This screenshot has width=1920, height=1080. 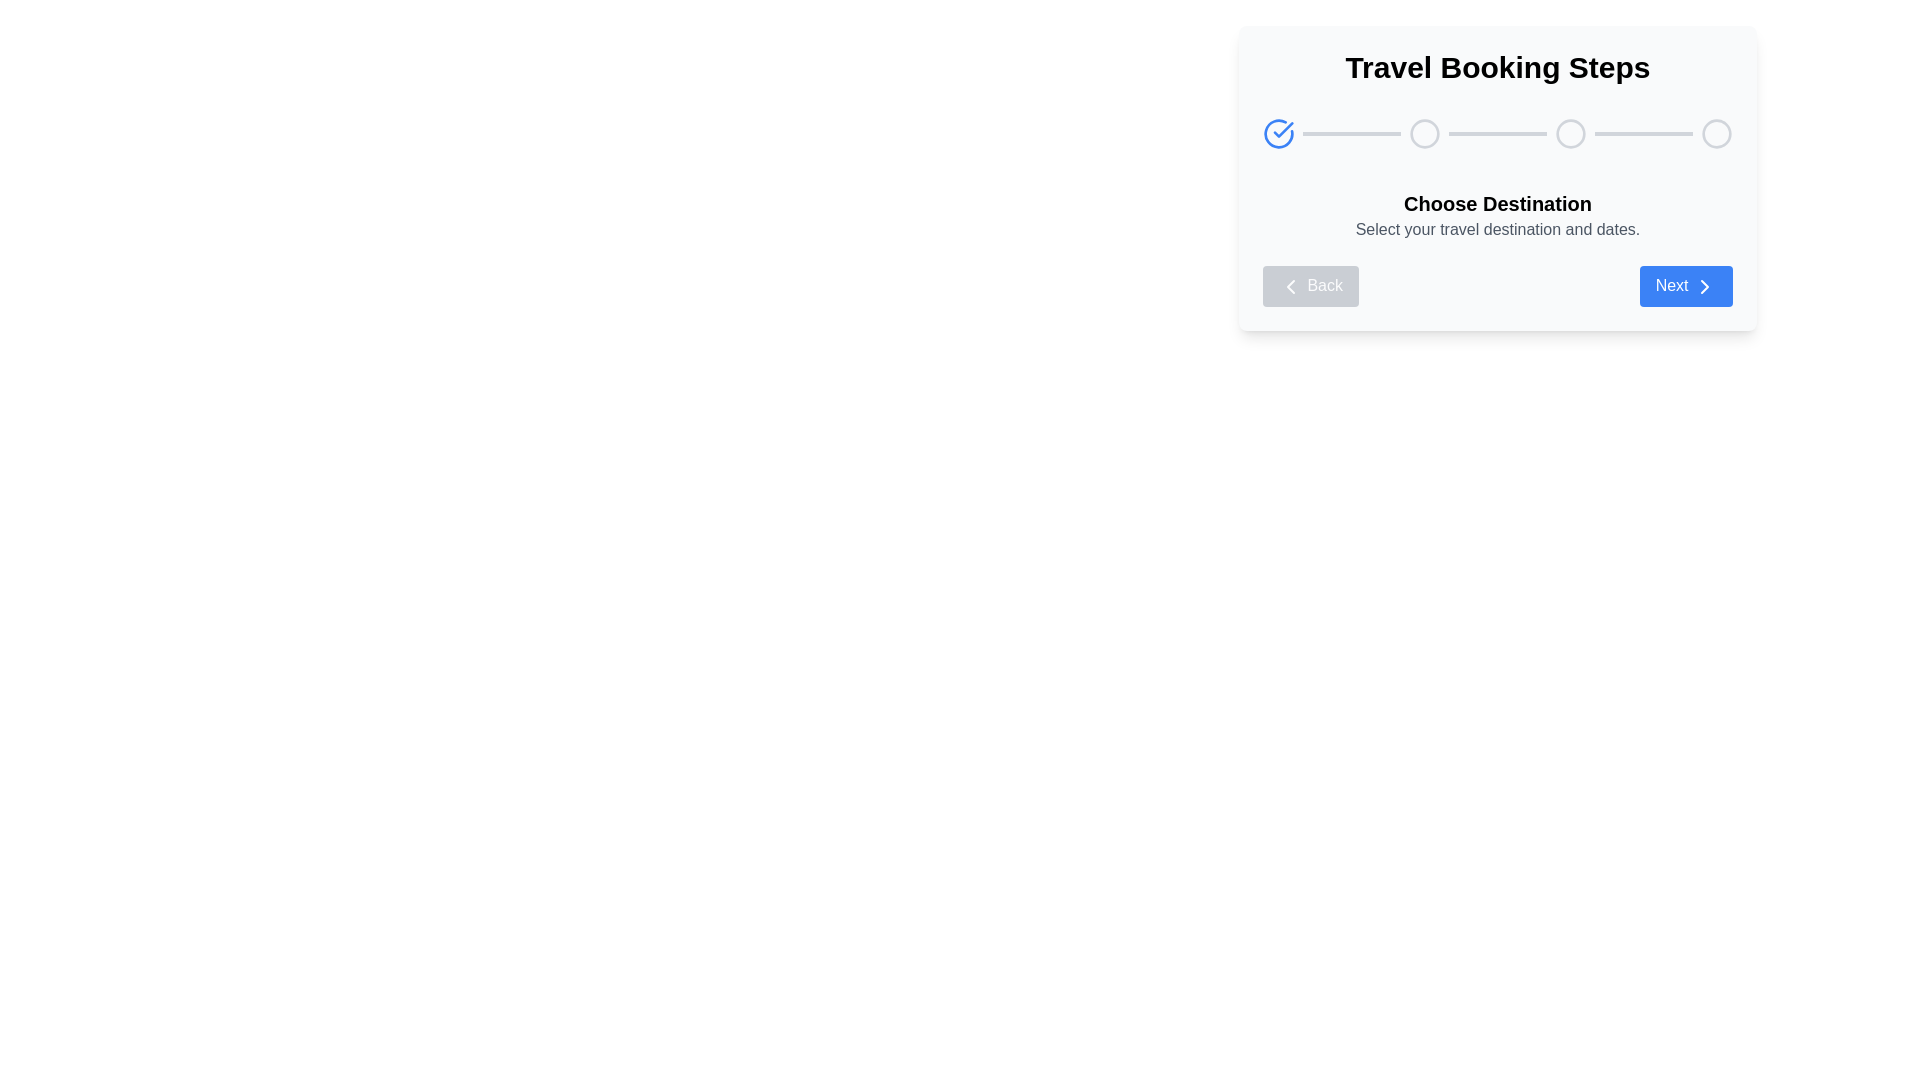 I want to click on the forward navigation icon located within the 'Next' button in the step navigation interface, so click(x=1703, y=285).